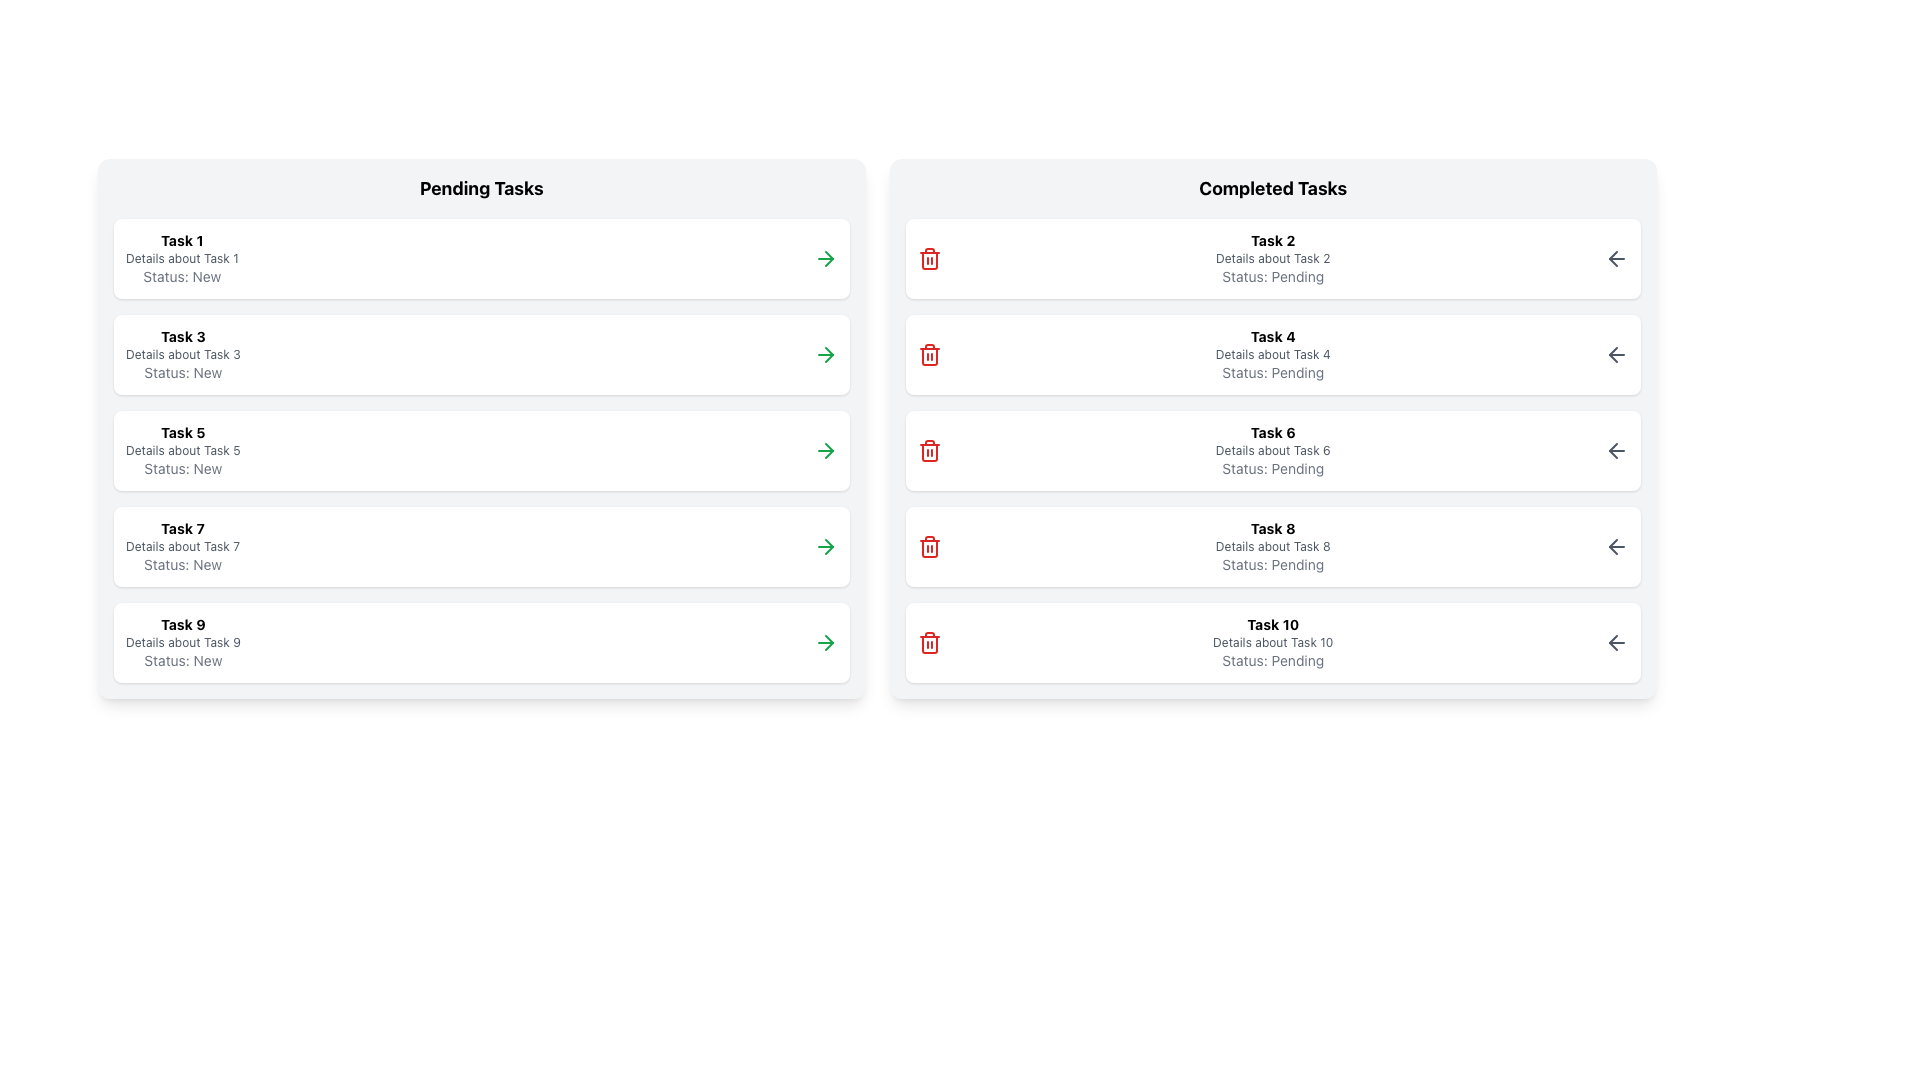 The image size is (1920, 1080). Describe the element at coordinates (1272, 564) in the screenshot. I see `the informational label indicating the status of 'Task 8', which states 'Pending', located in the 'Completed Tasks' section` at that location.